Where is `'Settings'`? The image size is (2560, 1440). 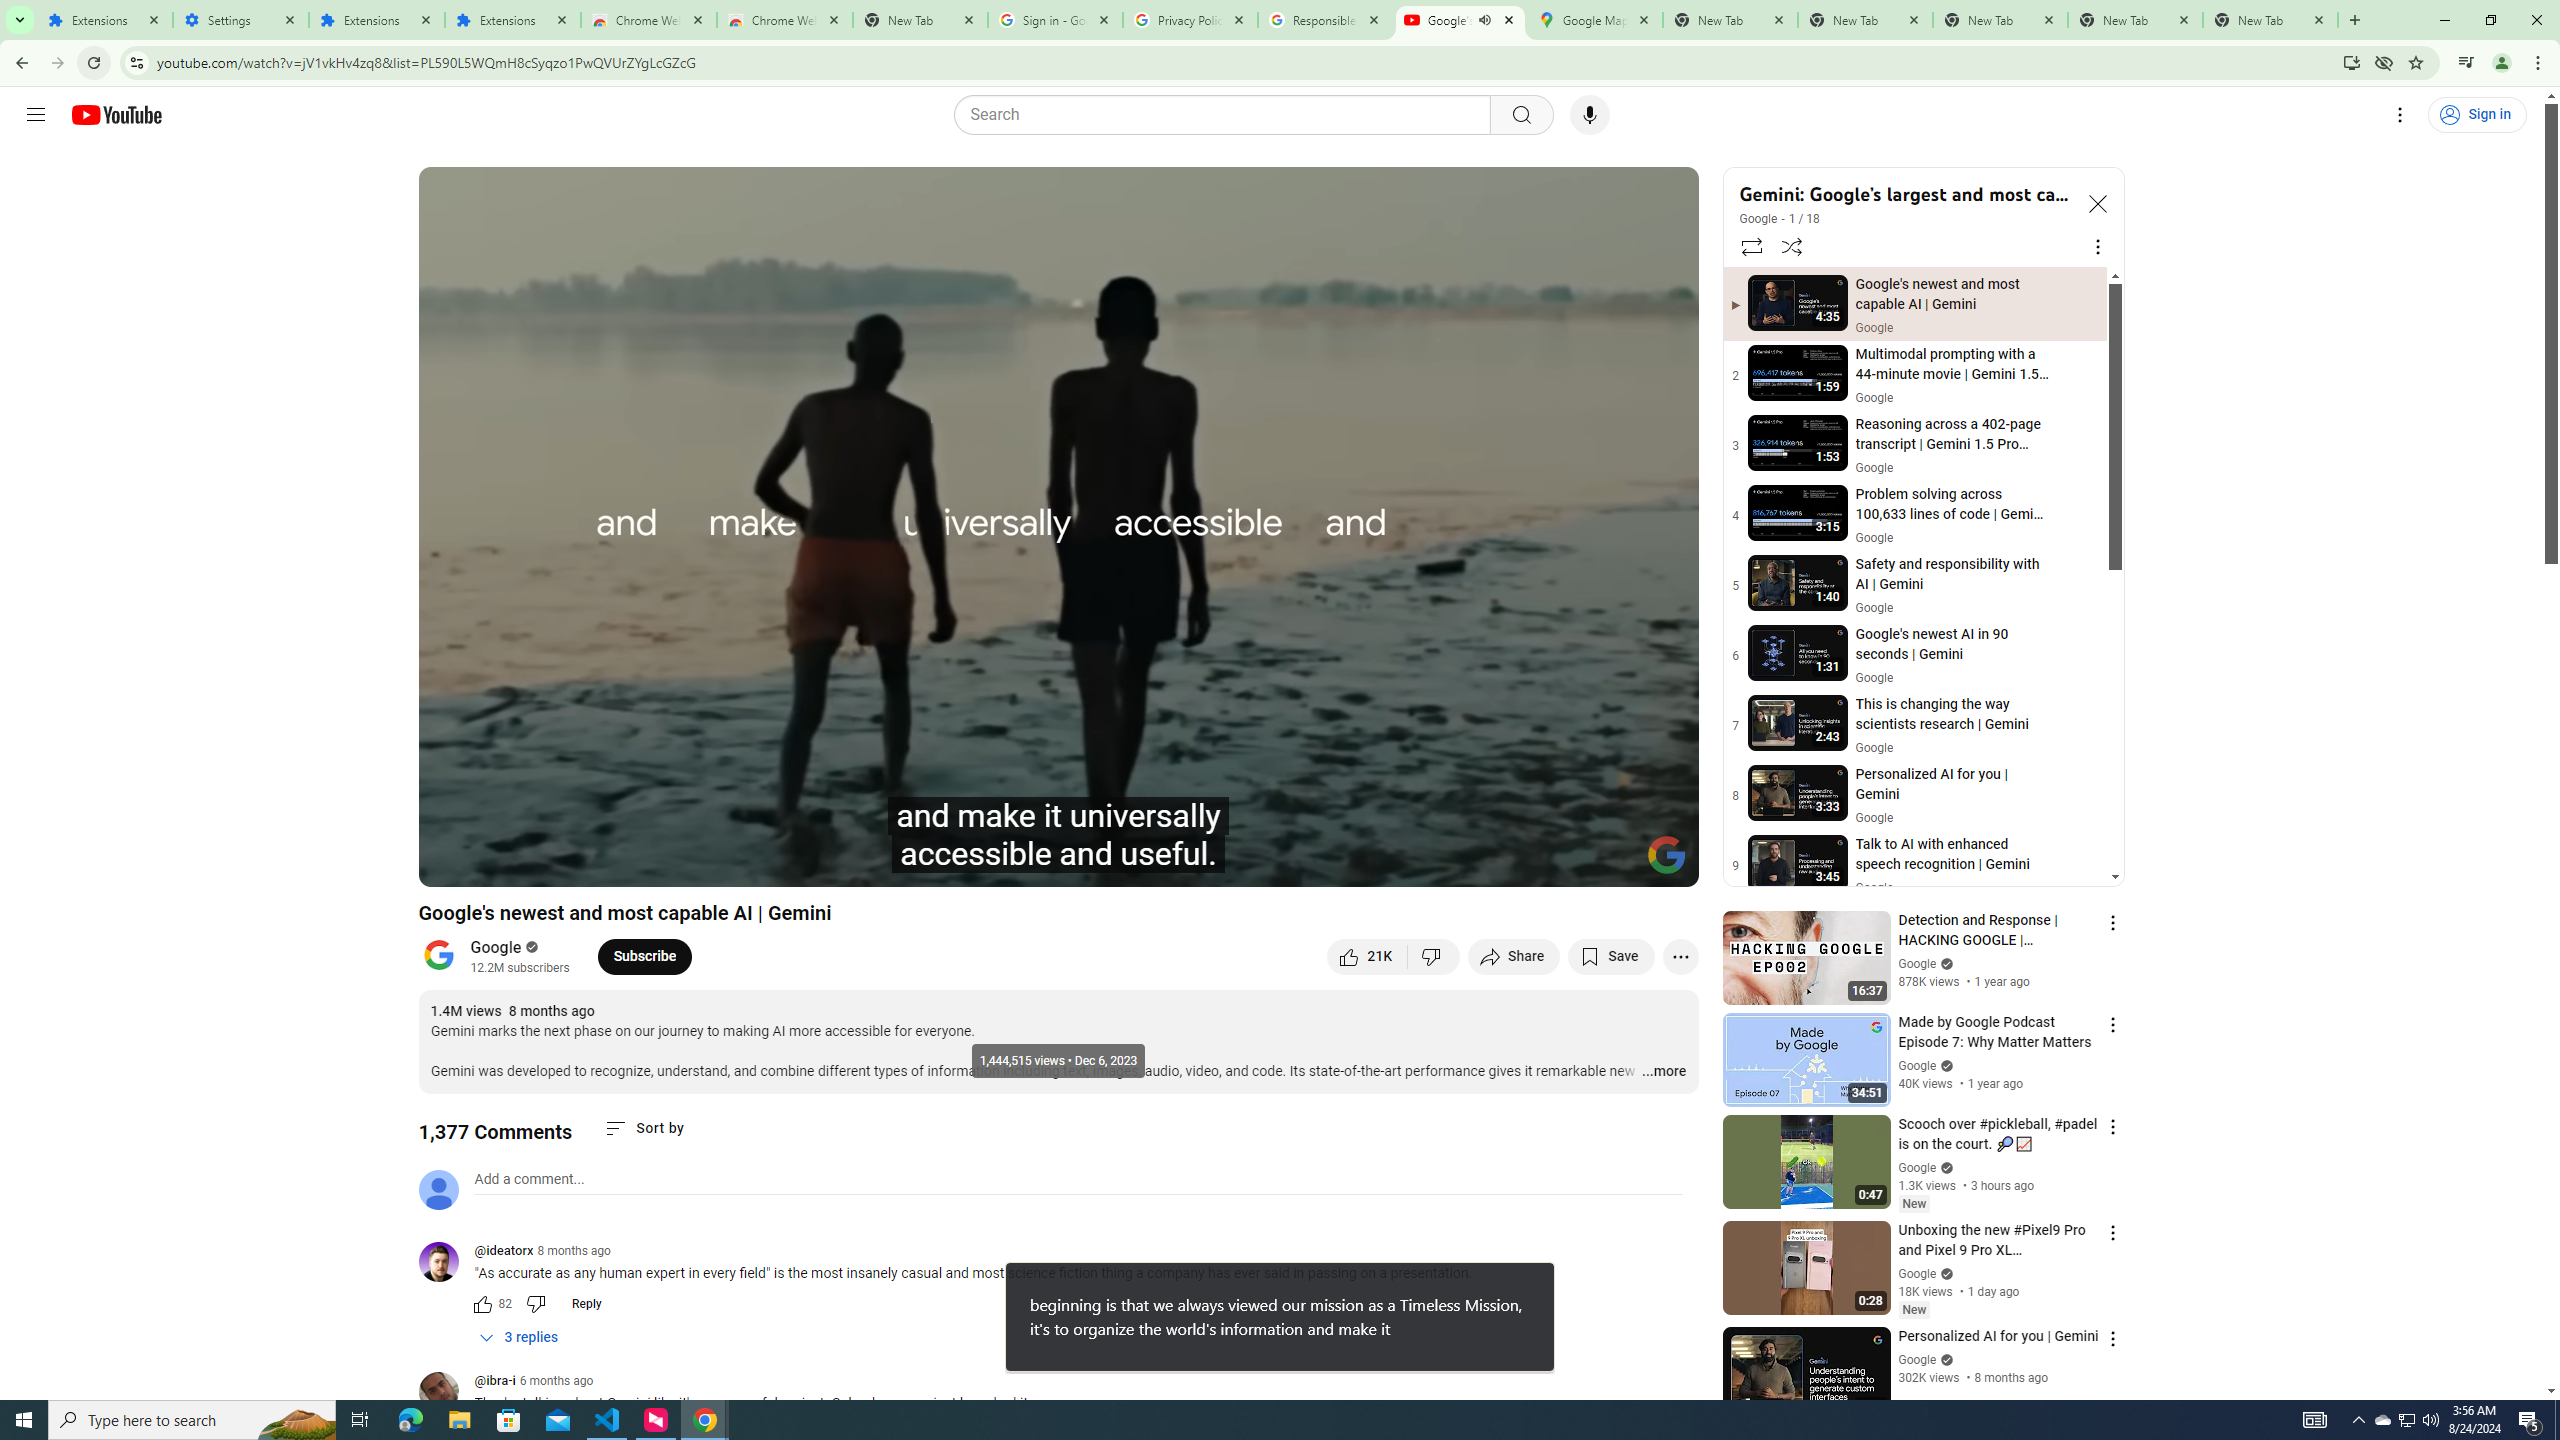
'Settings' is located at coordinates (240, 19).